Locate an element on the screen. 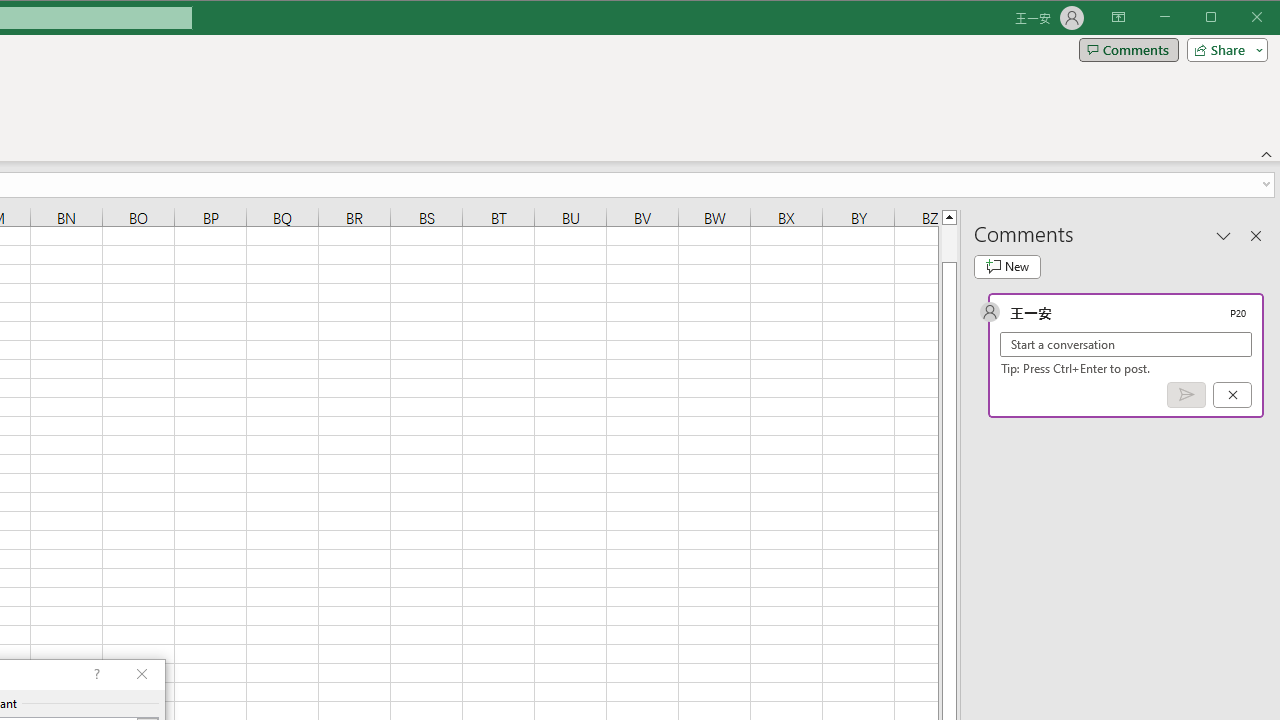 The height and width of the screenshot is (720, 1280). 'Ribbon Display Options' is located at coordinates (1117, 18).